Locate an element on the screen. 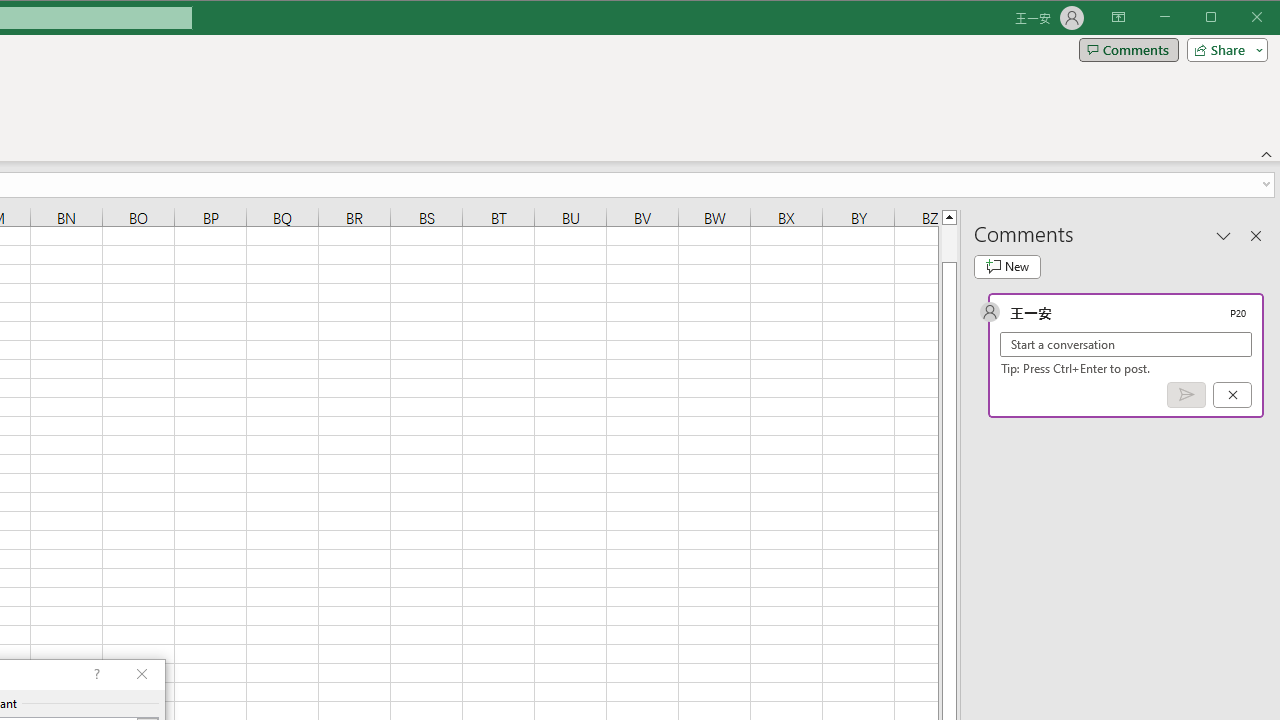 The height and width of the screenshot is (720, 1280). 'Ribbon Display Options' is located at coordinates (1117, 18).